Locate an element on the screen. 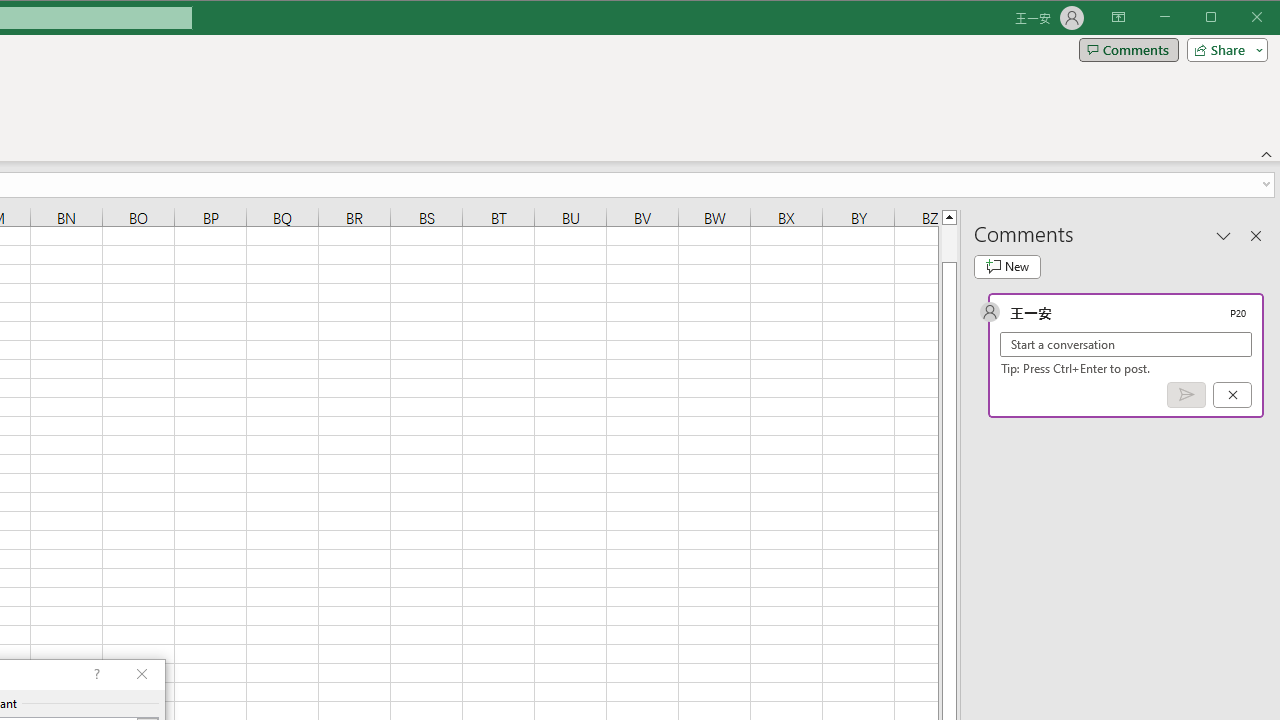 The height and width of the screenshot is (720, 1280). 'Ribbon Display Options' is located at coordinates (1117, 18).